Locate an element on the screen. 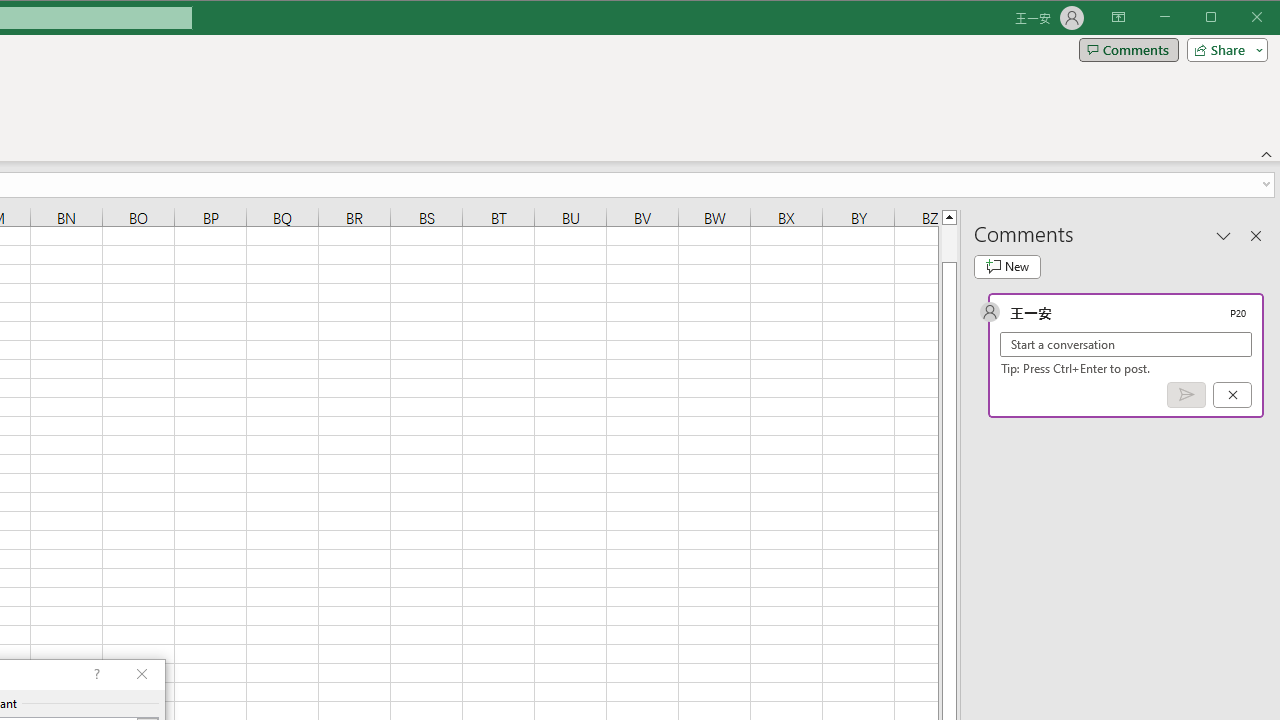 The height and width of the screenshot is (720, 1280). 'Ribbon Display Options' is located at coordinates (1117, 18).